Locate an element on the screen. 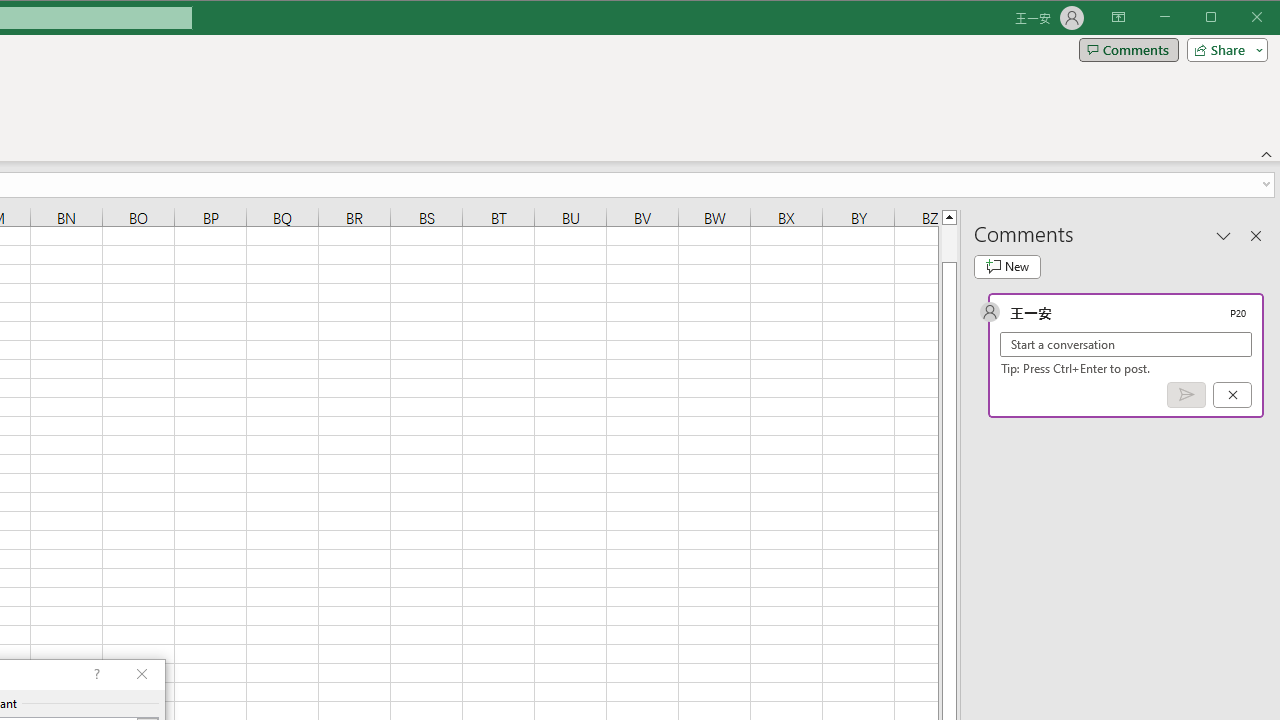 The height and width of the screenshot is (720, 1280). 'Ribbon Display Options' is located at coordinates (1117, 18).